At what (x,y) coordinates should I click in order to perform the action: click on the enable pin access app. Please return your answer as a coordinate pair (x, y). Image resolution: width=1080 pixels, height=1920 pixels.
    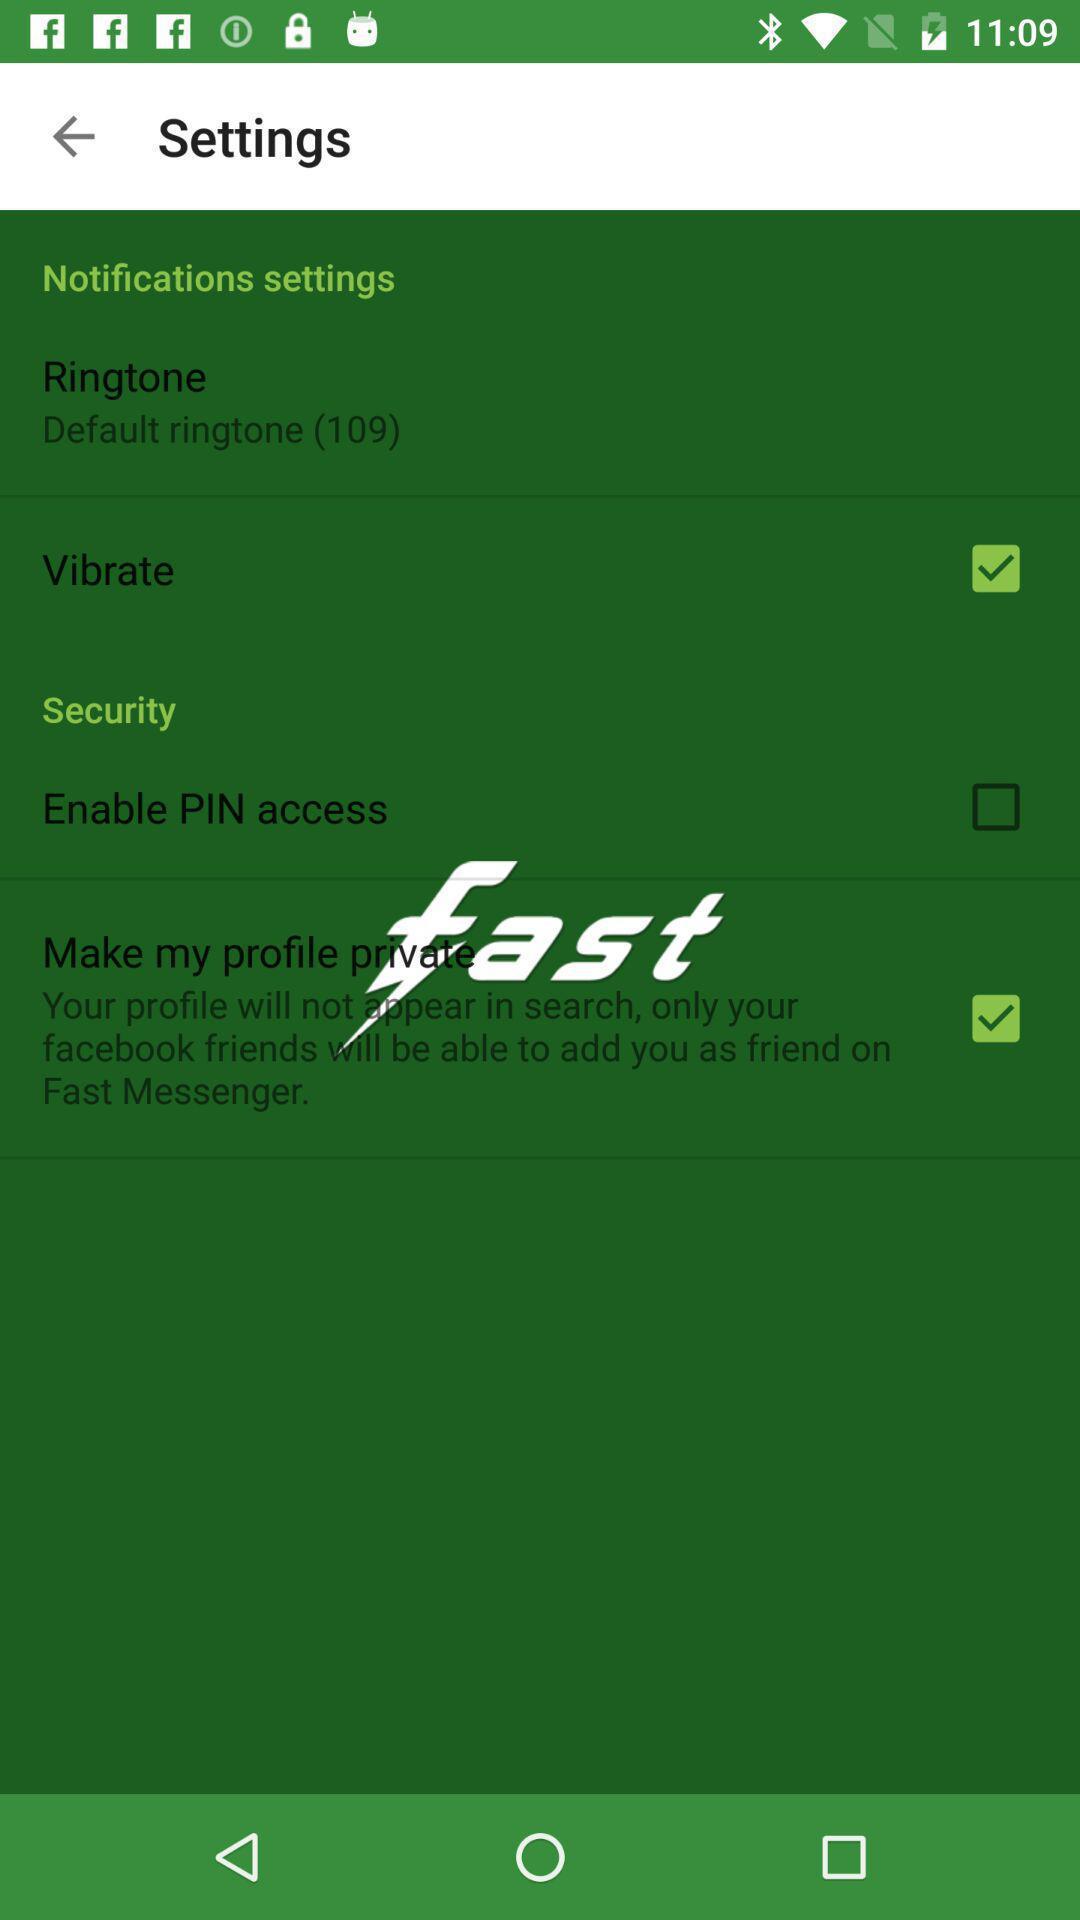
    Looking at the image, I should click on (215, 806).